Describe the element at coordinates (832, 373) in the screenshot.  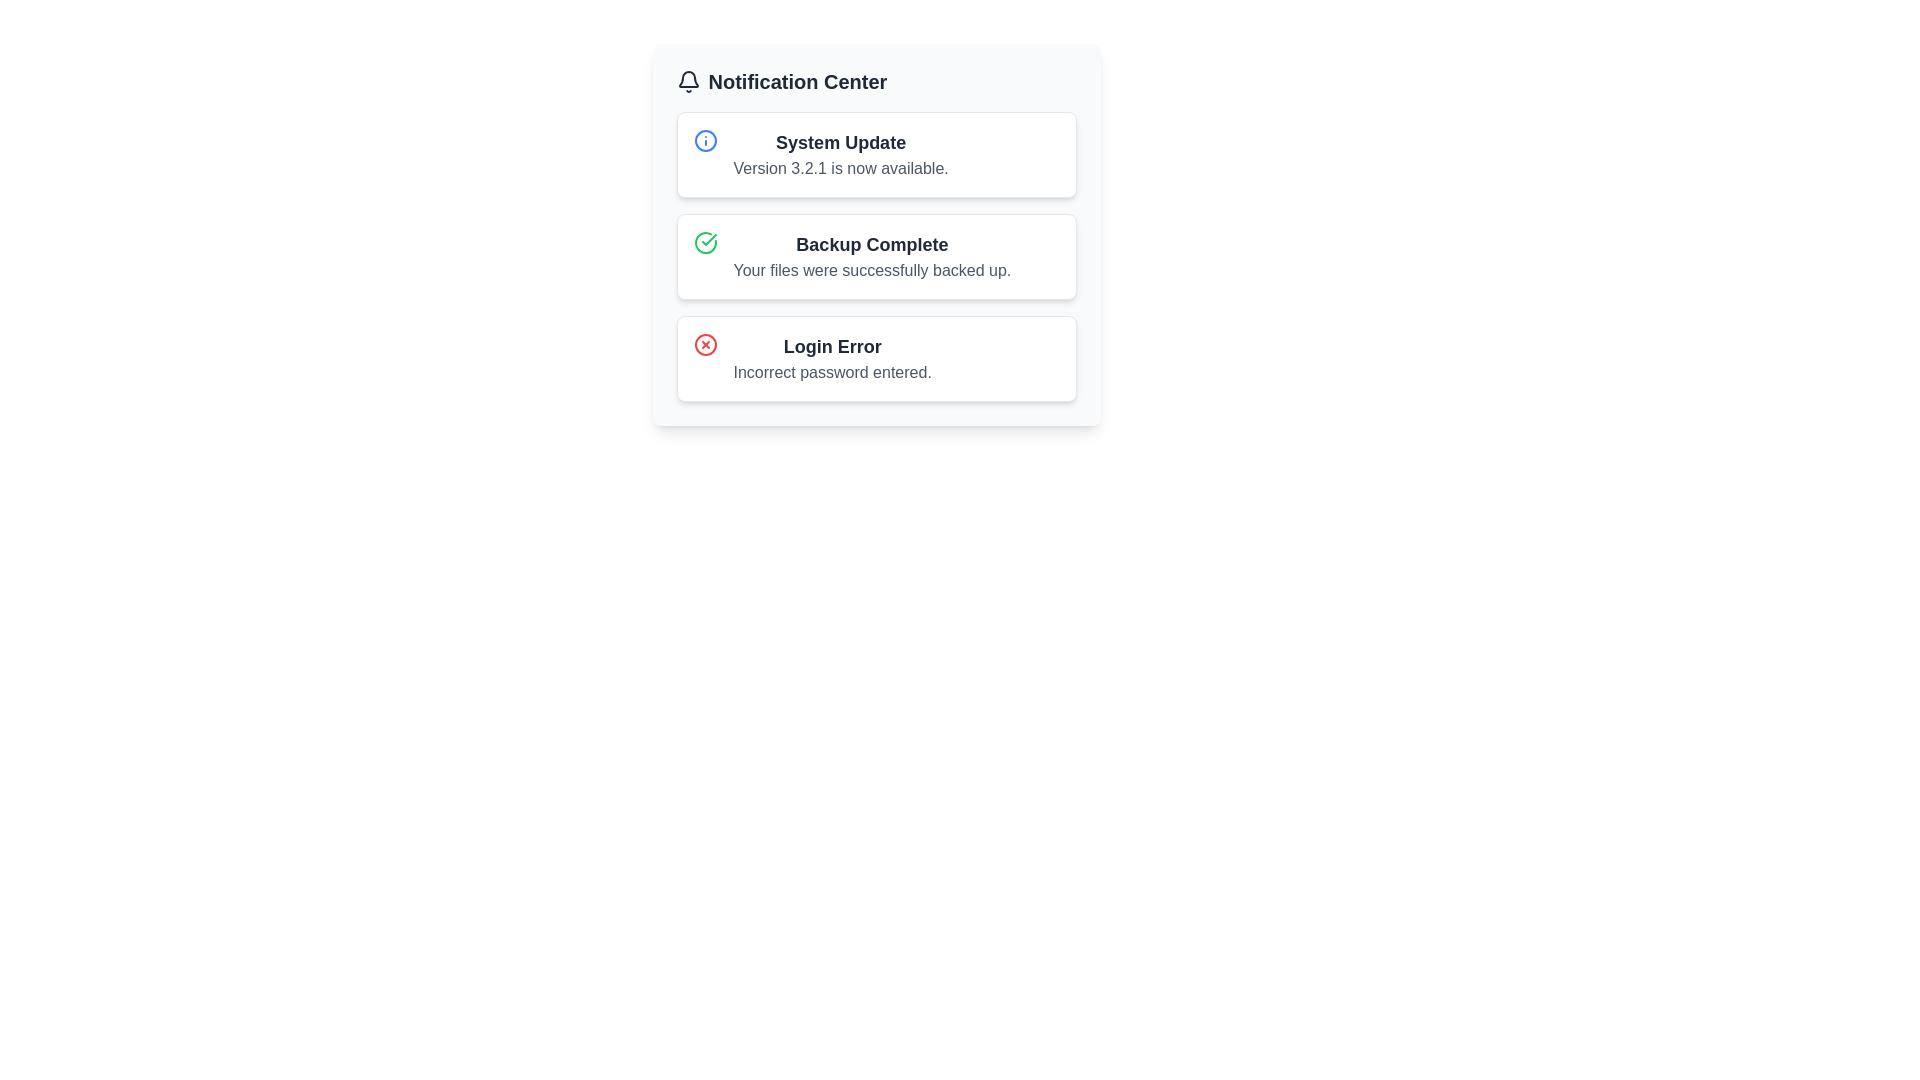
I see `error message displayed in the static text indicating that the password entered is incorrect, located below the 'Login Error' text in the third notification card under the 'Notification Center'` at that location.